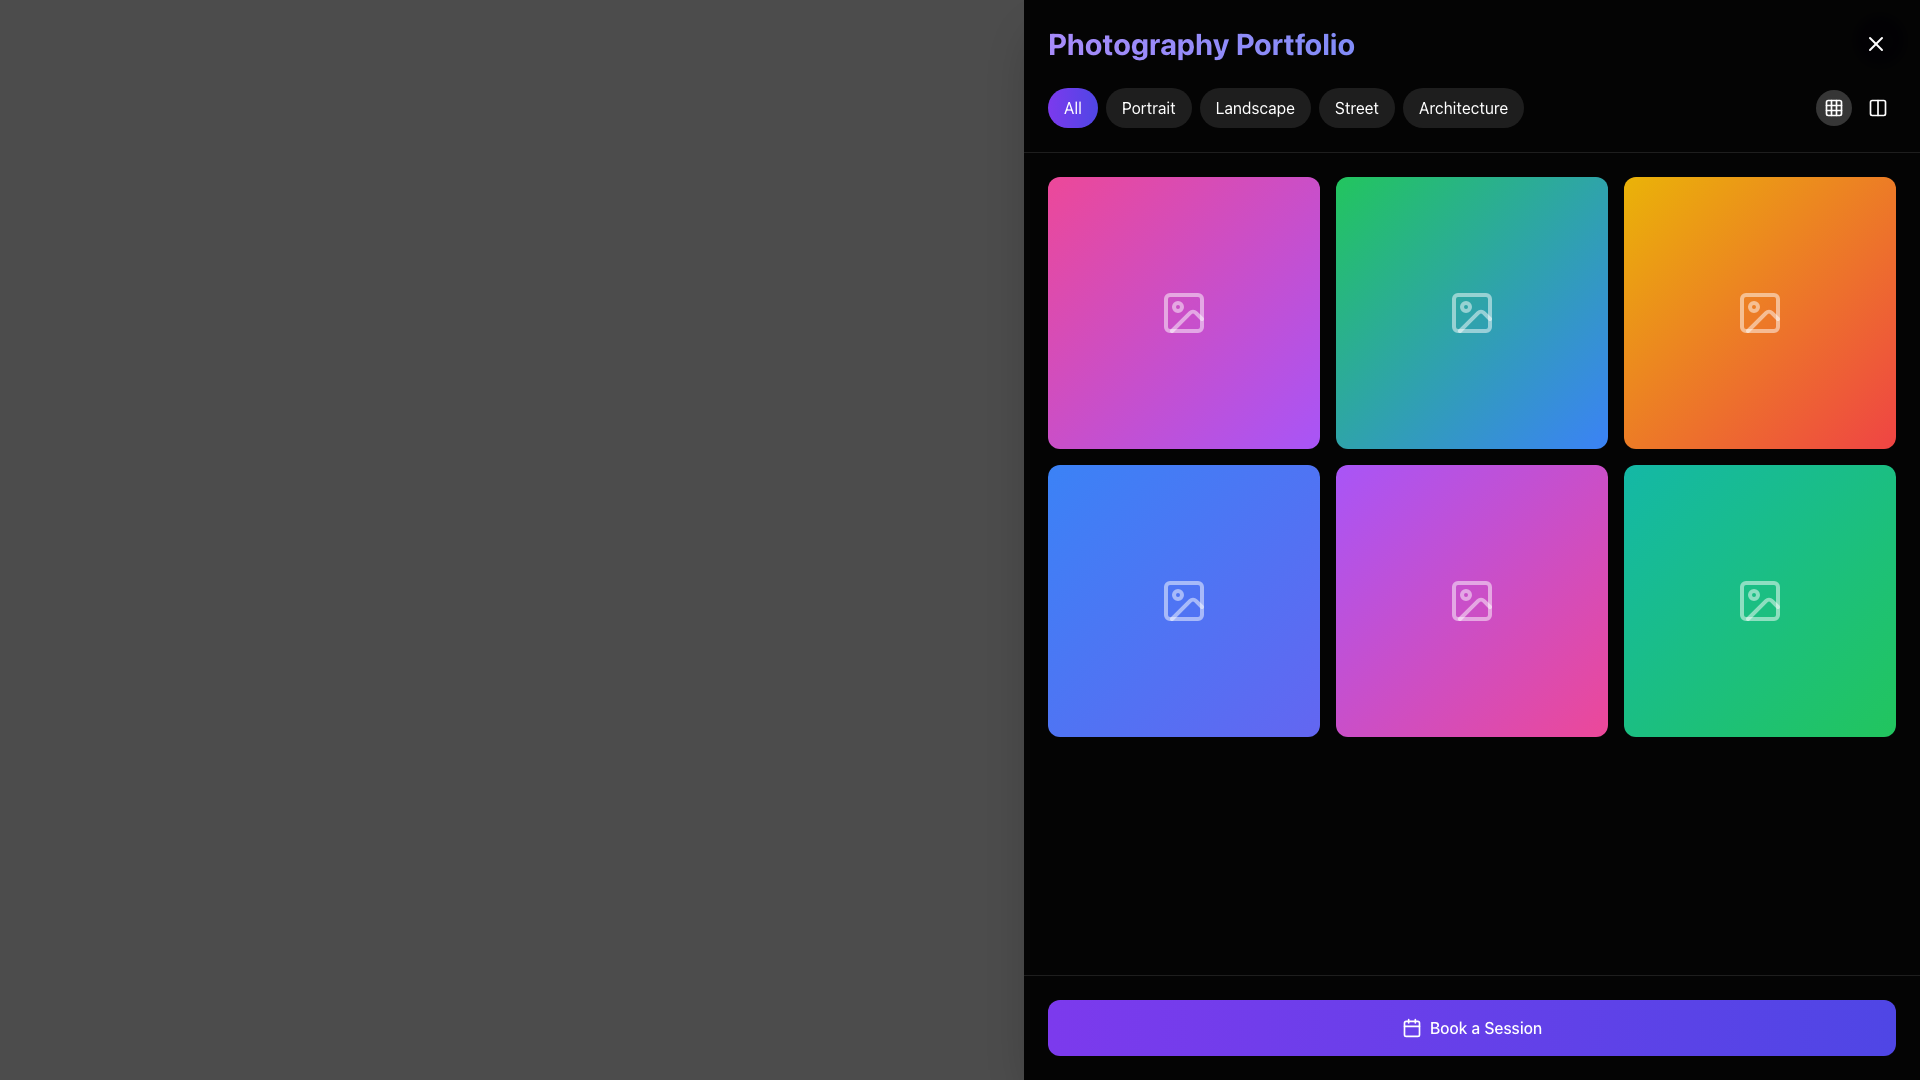 Image resolution: width=1920 pixels, height=1080 pixels. I want to click on the close button located in the top-right corner of the header section, next to the 'Photography Portfolio' text, so click(1875, 43).